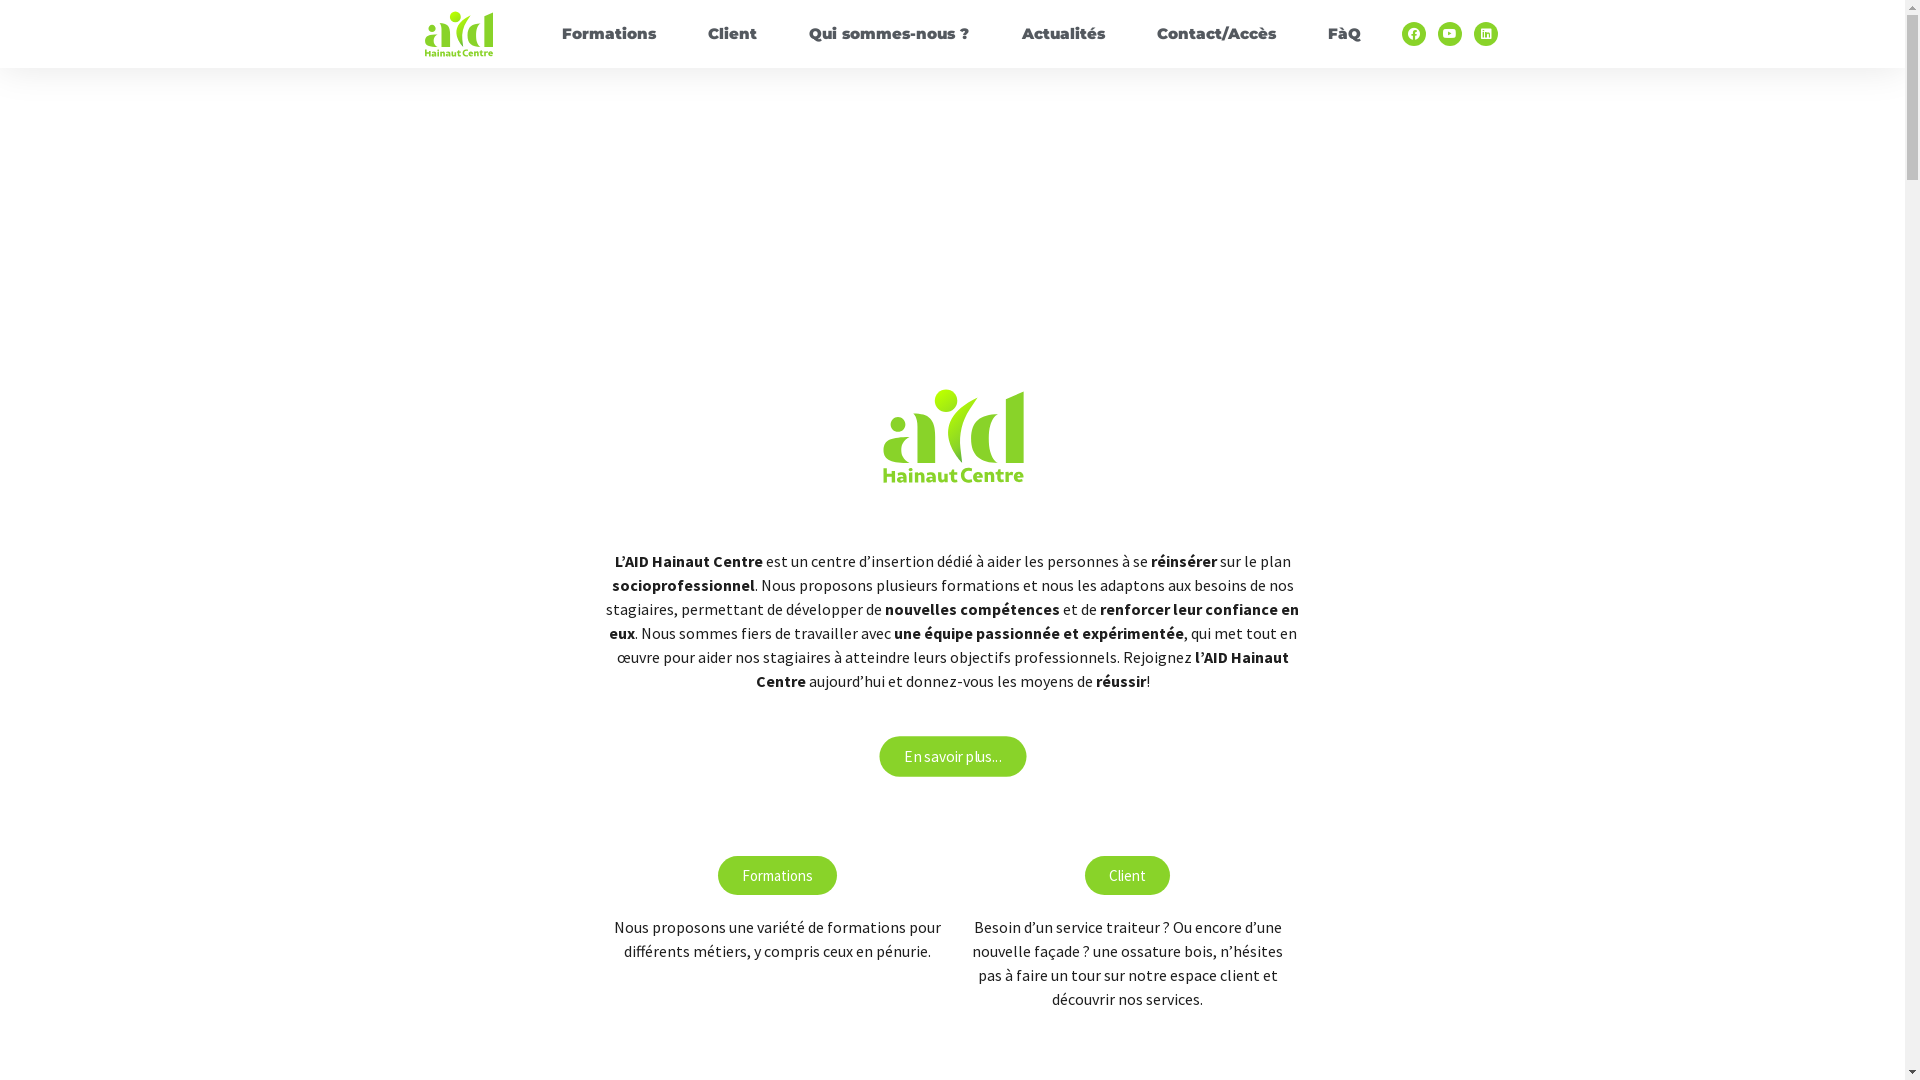 Image resolution: width=1920 pixels, height=1080 pixels. What do you see at coordinates (731, 34) in the screenshot?
I see `'Client'` at bounding box center [731, 34].